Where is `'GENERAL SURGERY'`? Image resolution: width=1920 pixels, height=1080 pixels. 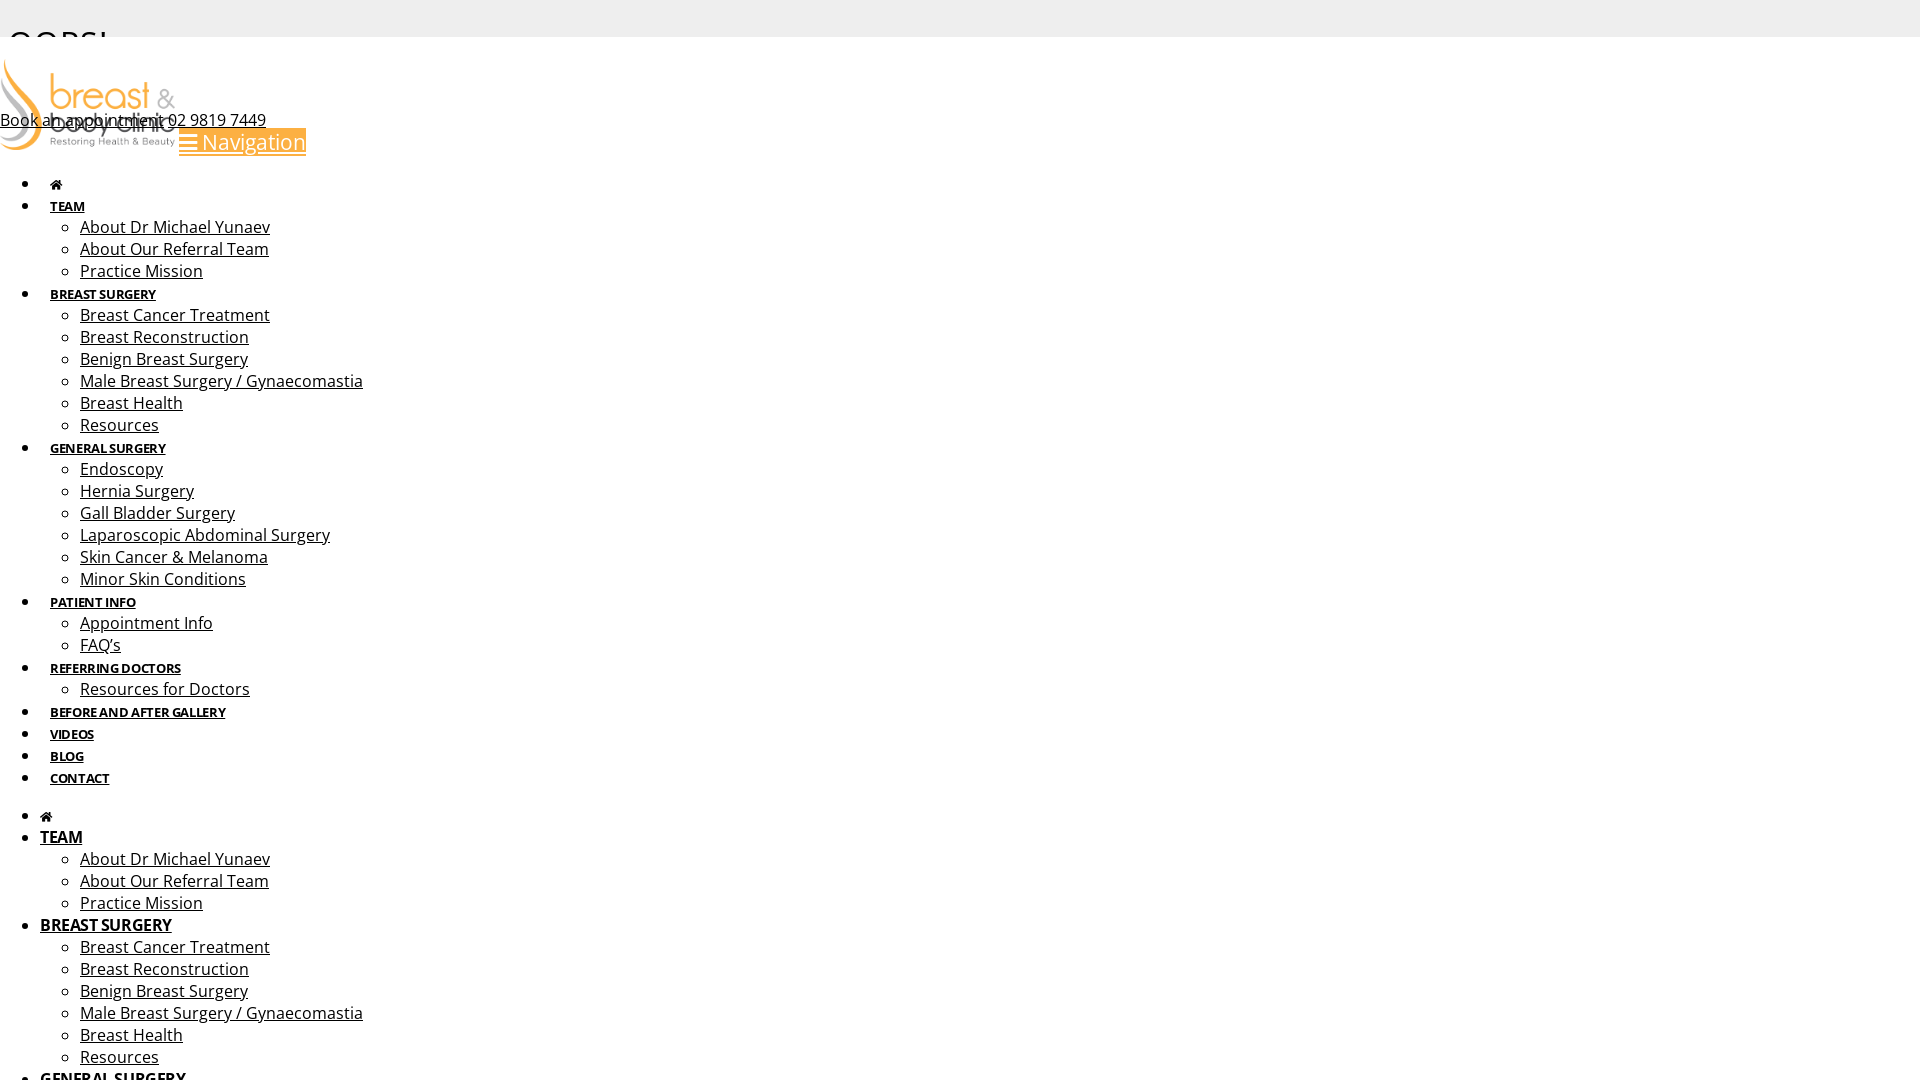 'GENERAL SURGERY' is located at coordinates (106, 442).